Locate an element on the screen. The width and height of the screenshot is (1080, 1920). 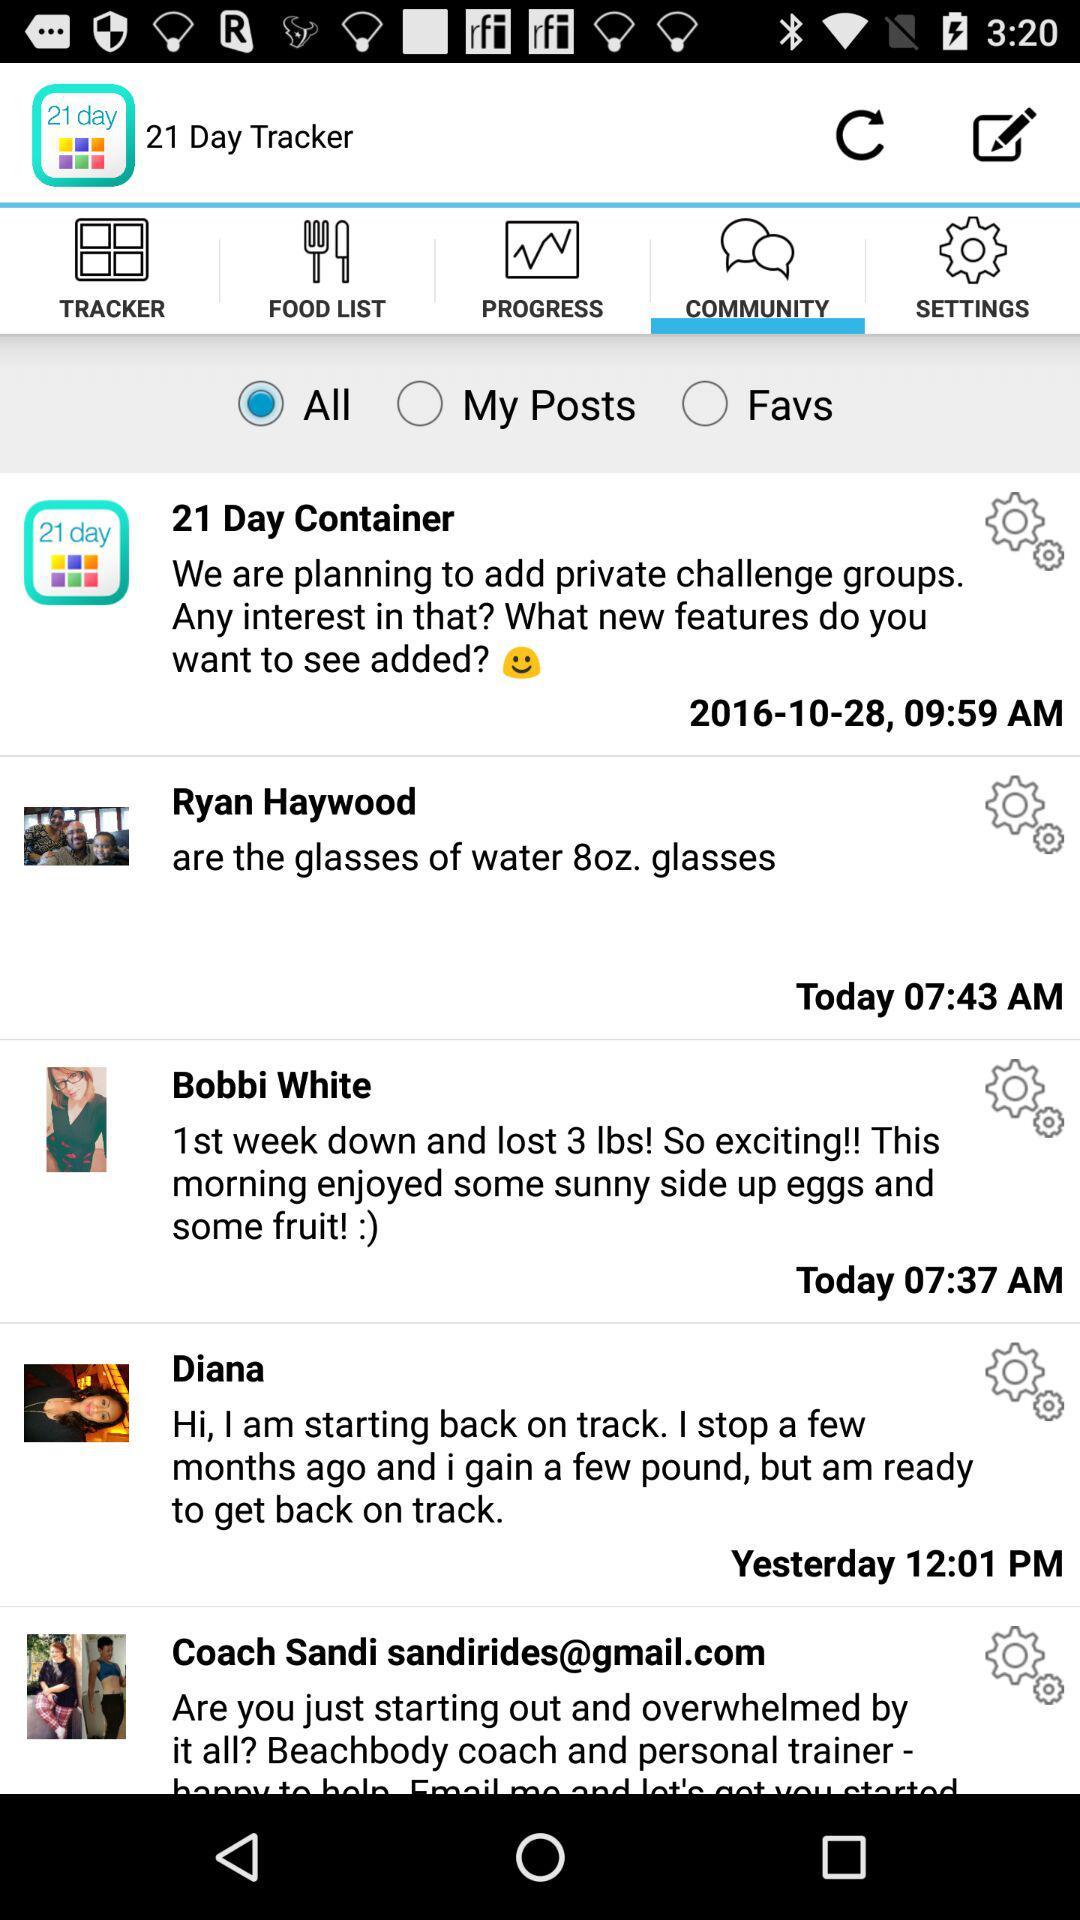
community post user settings is located at coordinates (1024, 1665).